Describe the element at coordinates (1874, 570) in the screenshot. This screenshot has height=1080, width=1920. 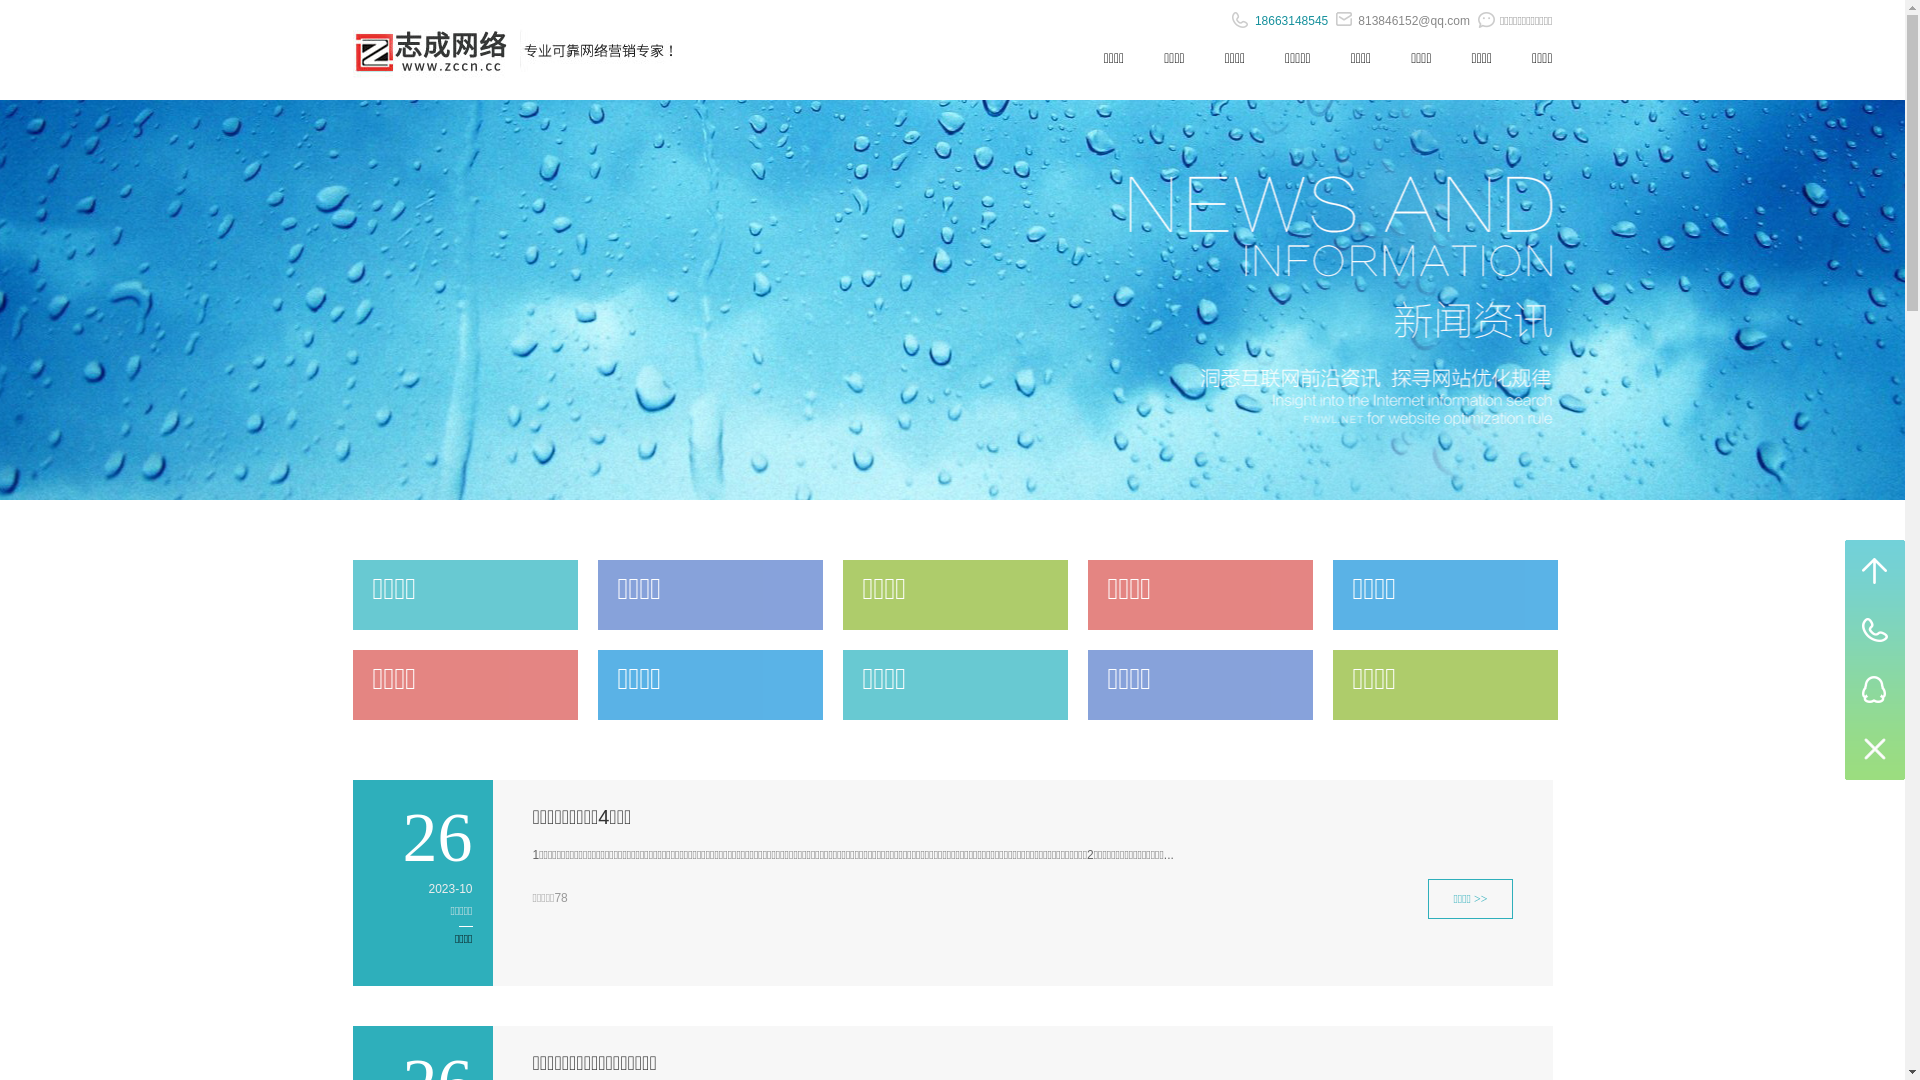
I see `'0'` at that location.